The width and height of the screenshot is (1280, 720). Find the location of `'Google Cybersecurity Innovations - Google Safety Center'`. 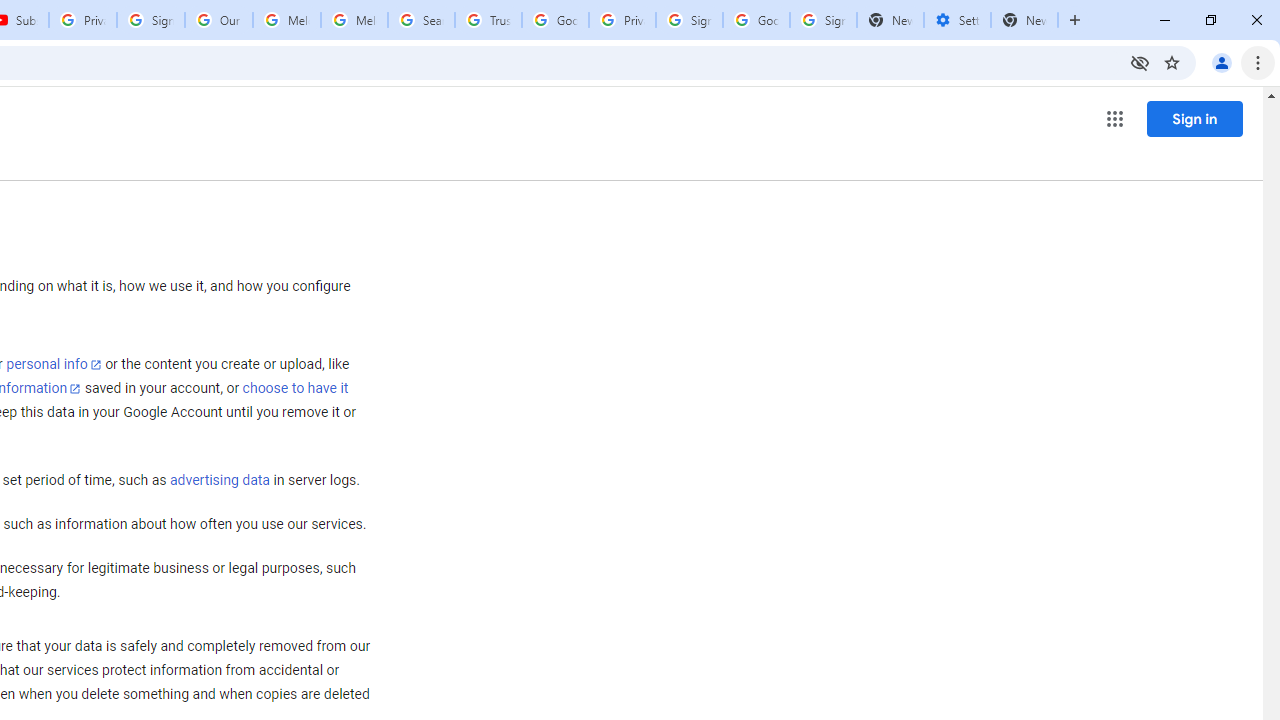

'Google Cybersecurity Innovations - Google Safety Center' is located at coordinates (755, 20).